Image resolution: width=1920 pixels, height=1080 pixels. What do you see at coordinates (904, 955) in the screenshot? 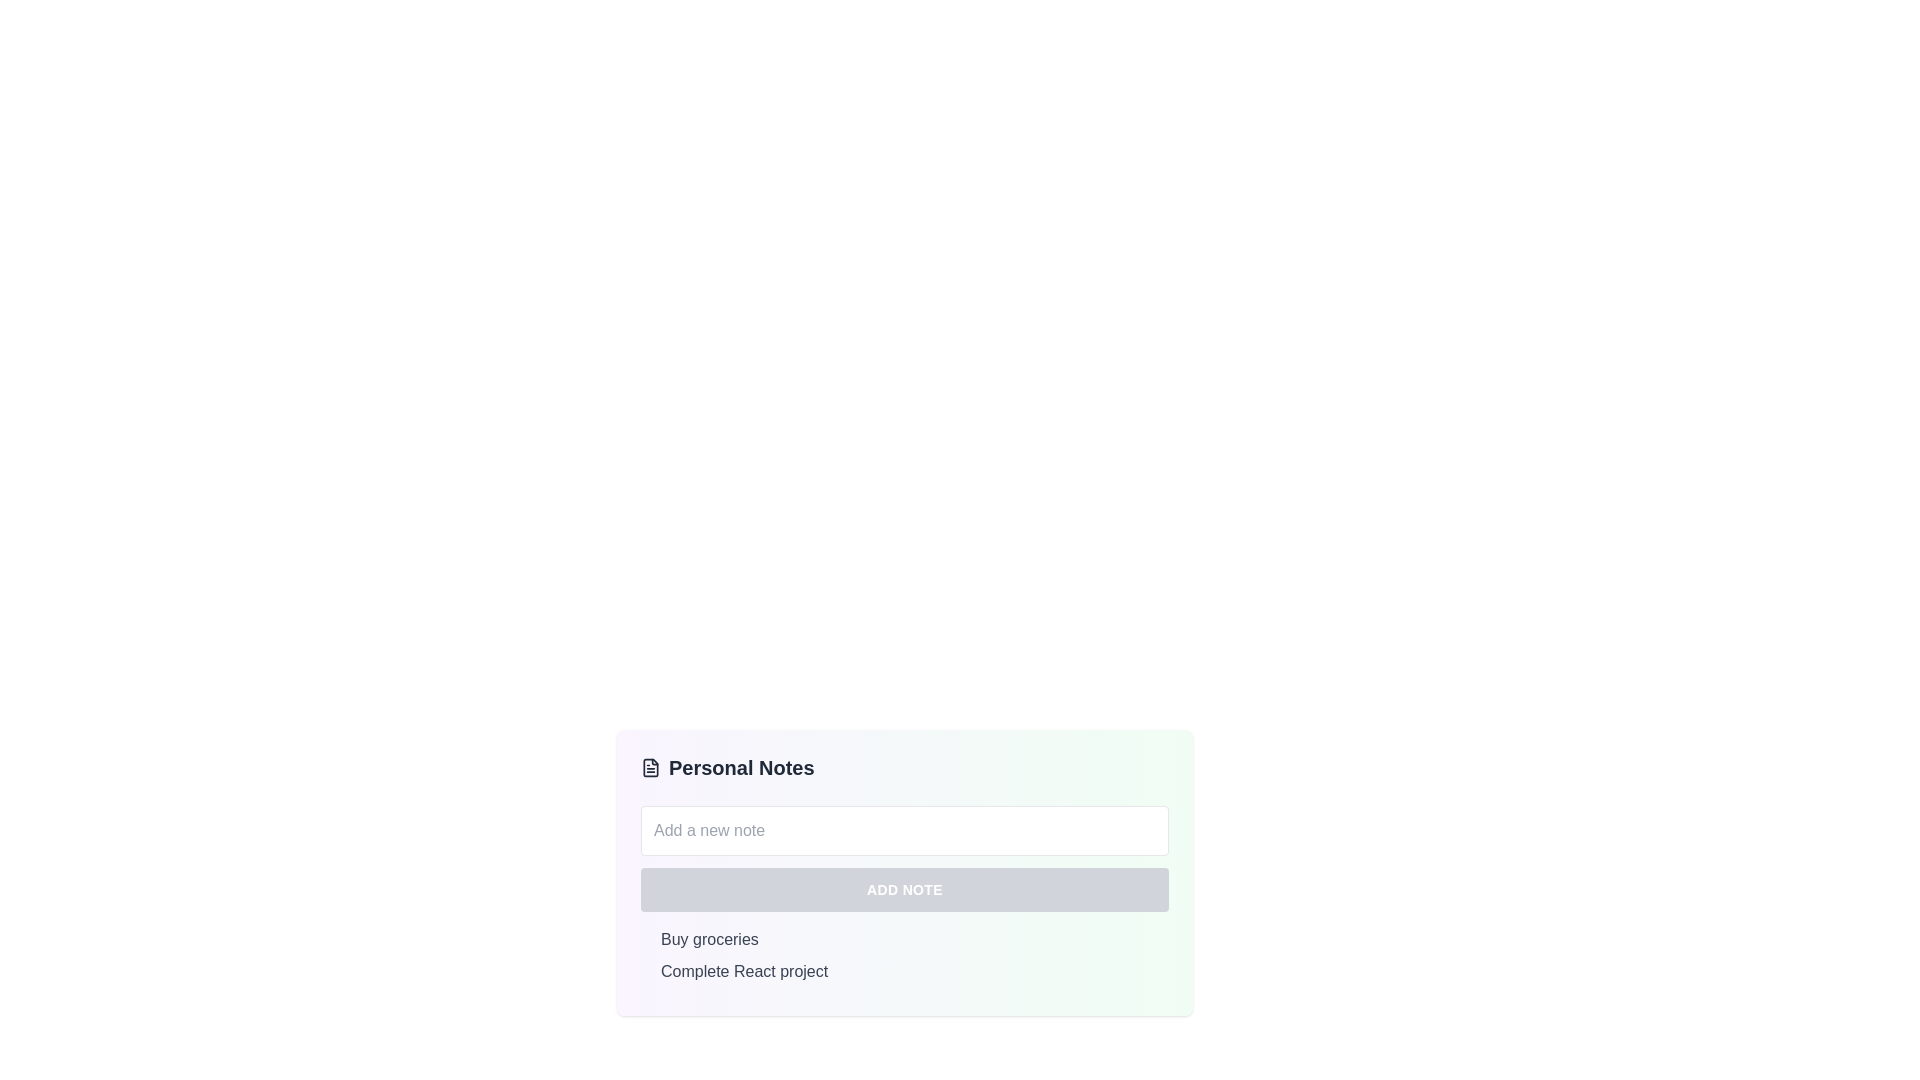
I see `the bulleted list displaying user-added notes located below the 'Add Note' button in the 'Personal Notes' section` at bounding box center [904, 955].